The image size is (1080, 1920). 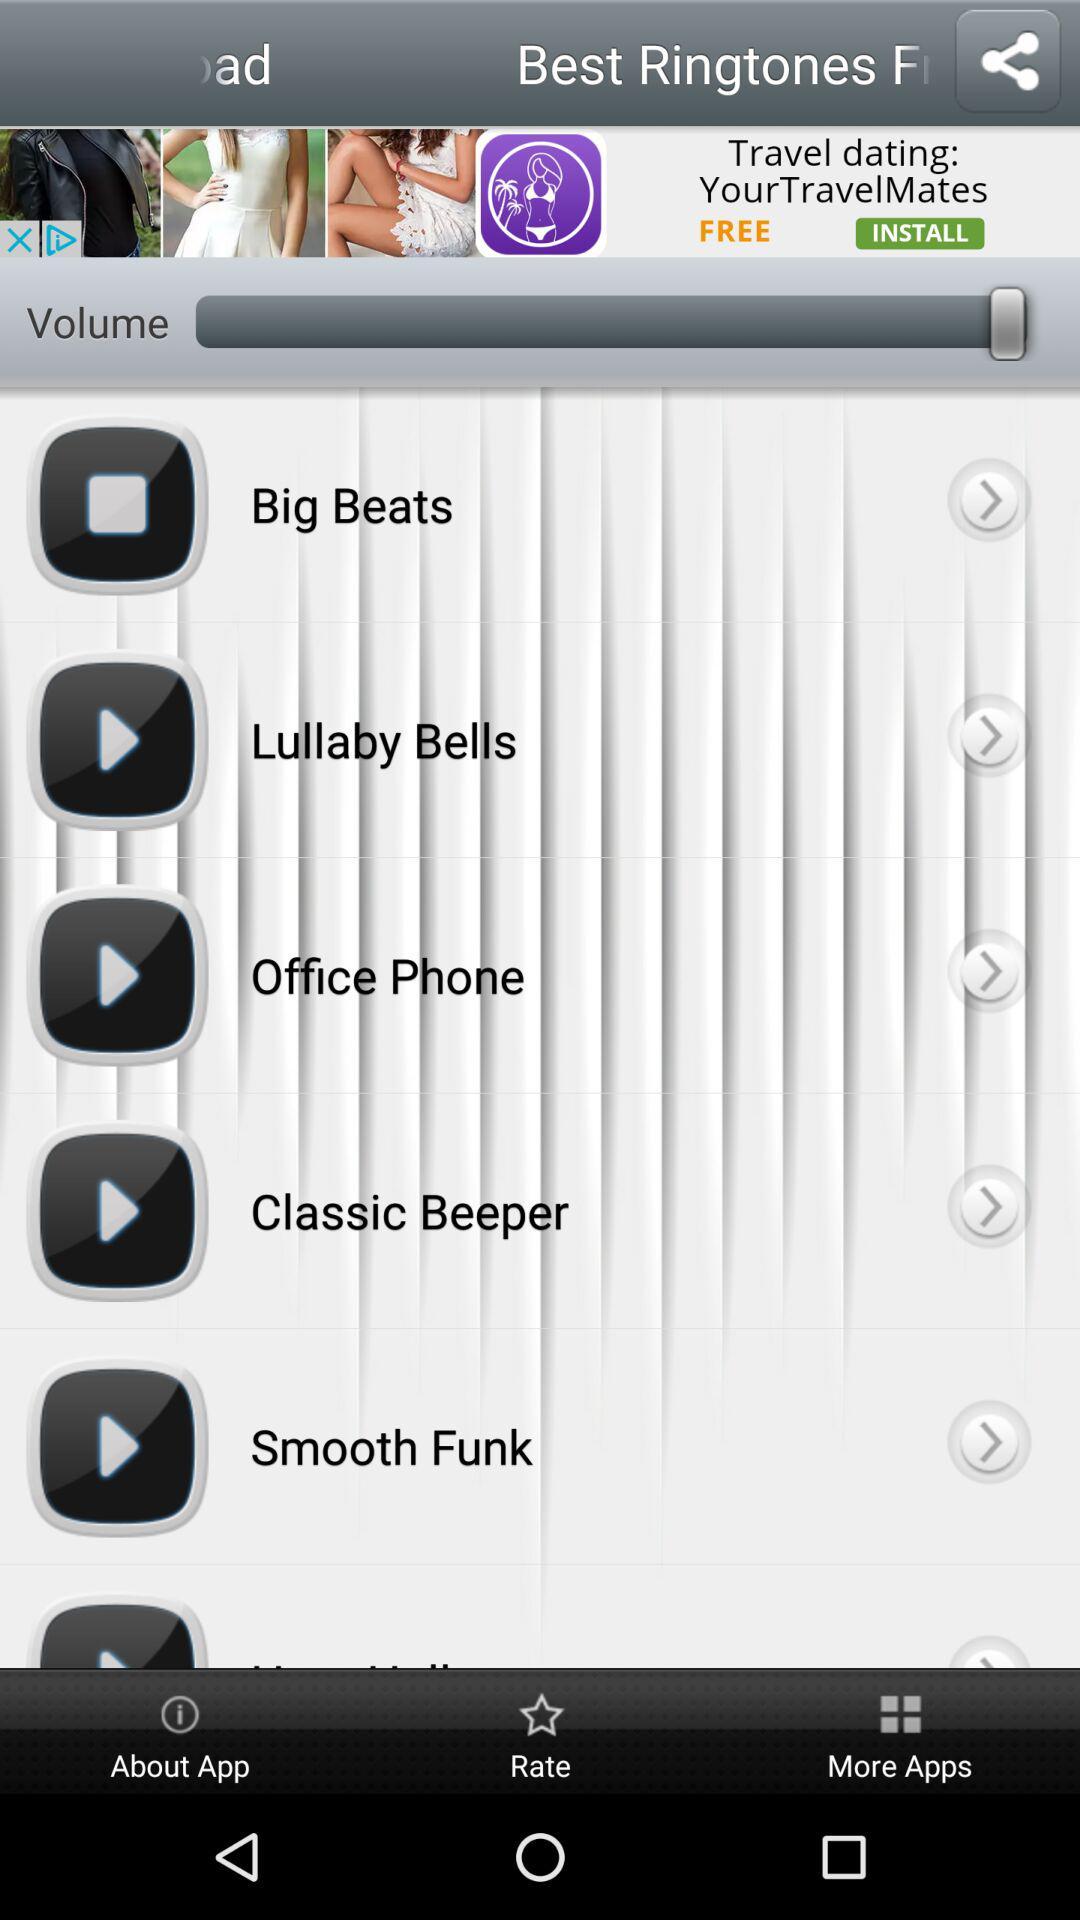 What do you see at coordinates (987, 1209) in the screenshot?
I see `the audio` at bounding box center [987, 1209].